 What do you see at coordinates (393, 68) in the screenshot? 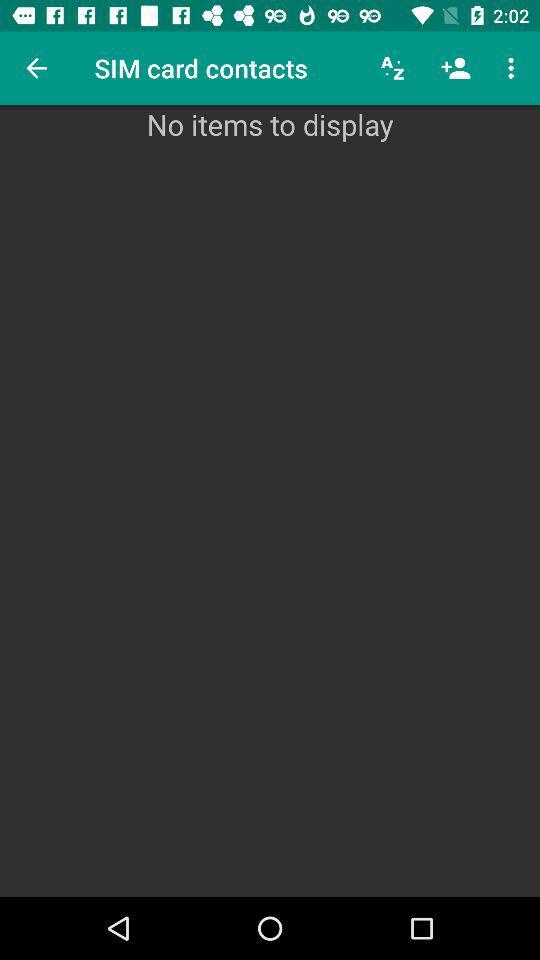
I see `the icon next to sim card contacts` at bounding box center [393, 68].